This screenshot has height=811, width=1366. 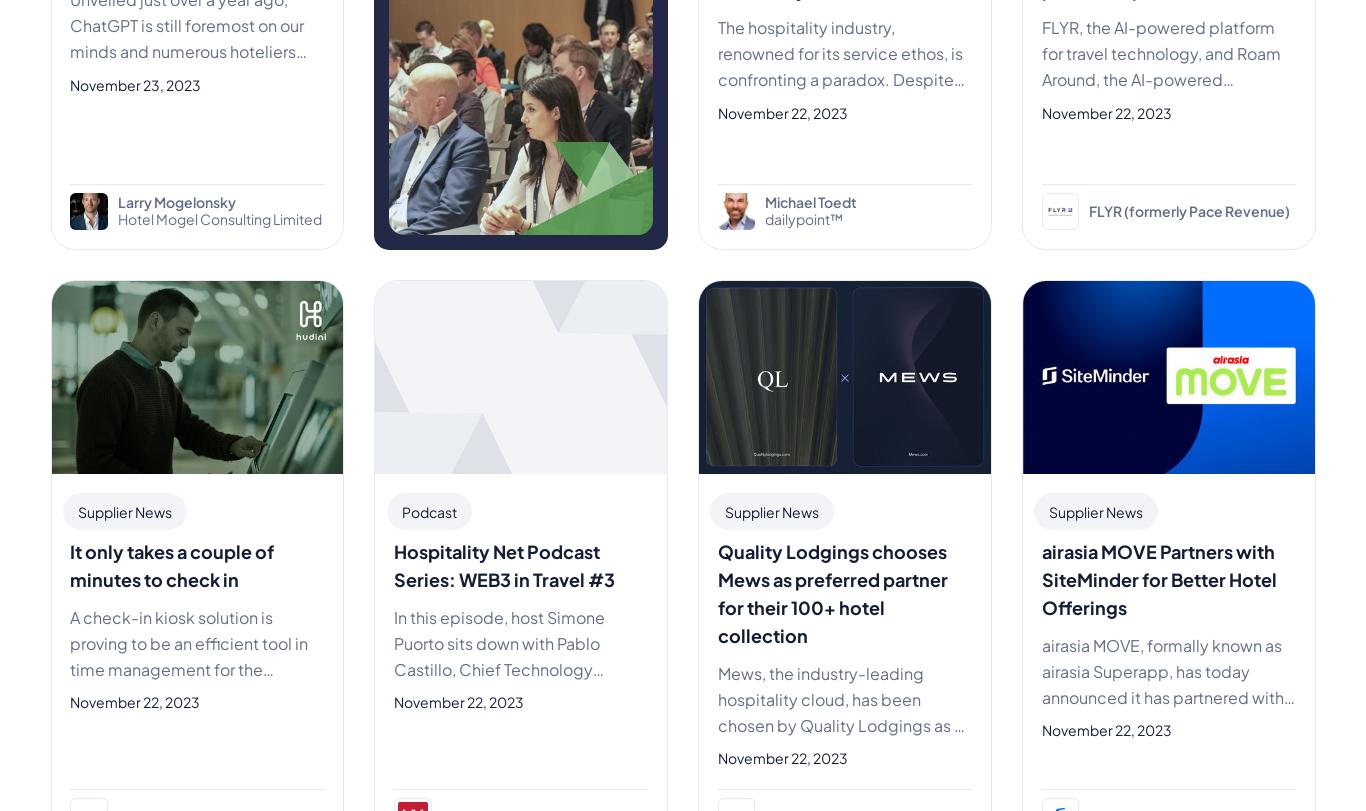 I want to click on 'A check-in kiosk solution is proving to be an efficient tool in time management for the hospitality industry. Smart hospitali', so click(x=188, y=667).